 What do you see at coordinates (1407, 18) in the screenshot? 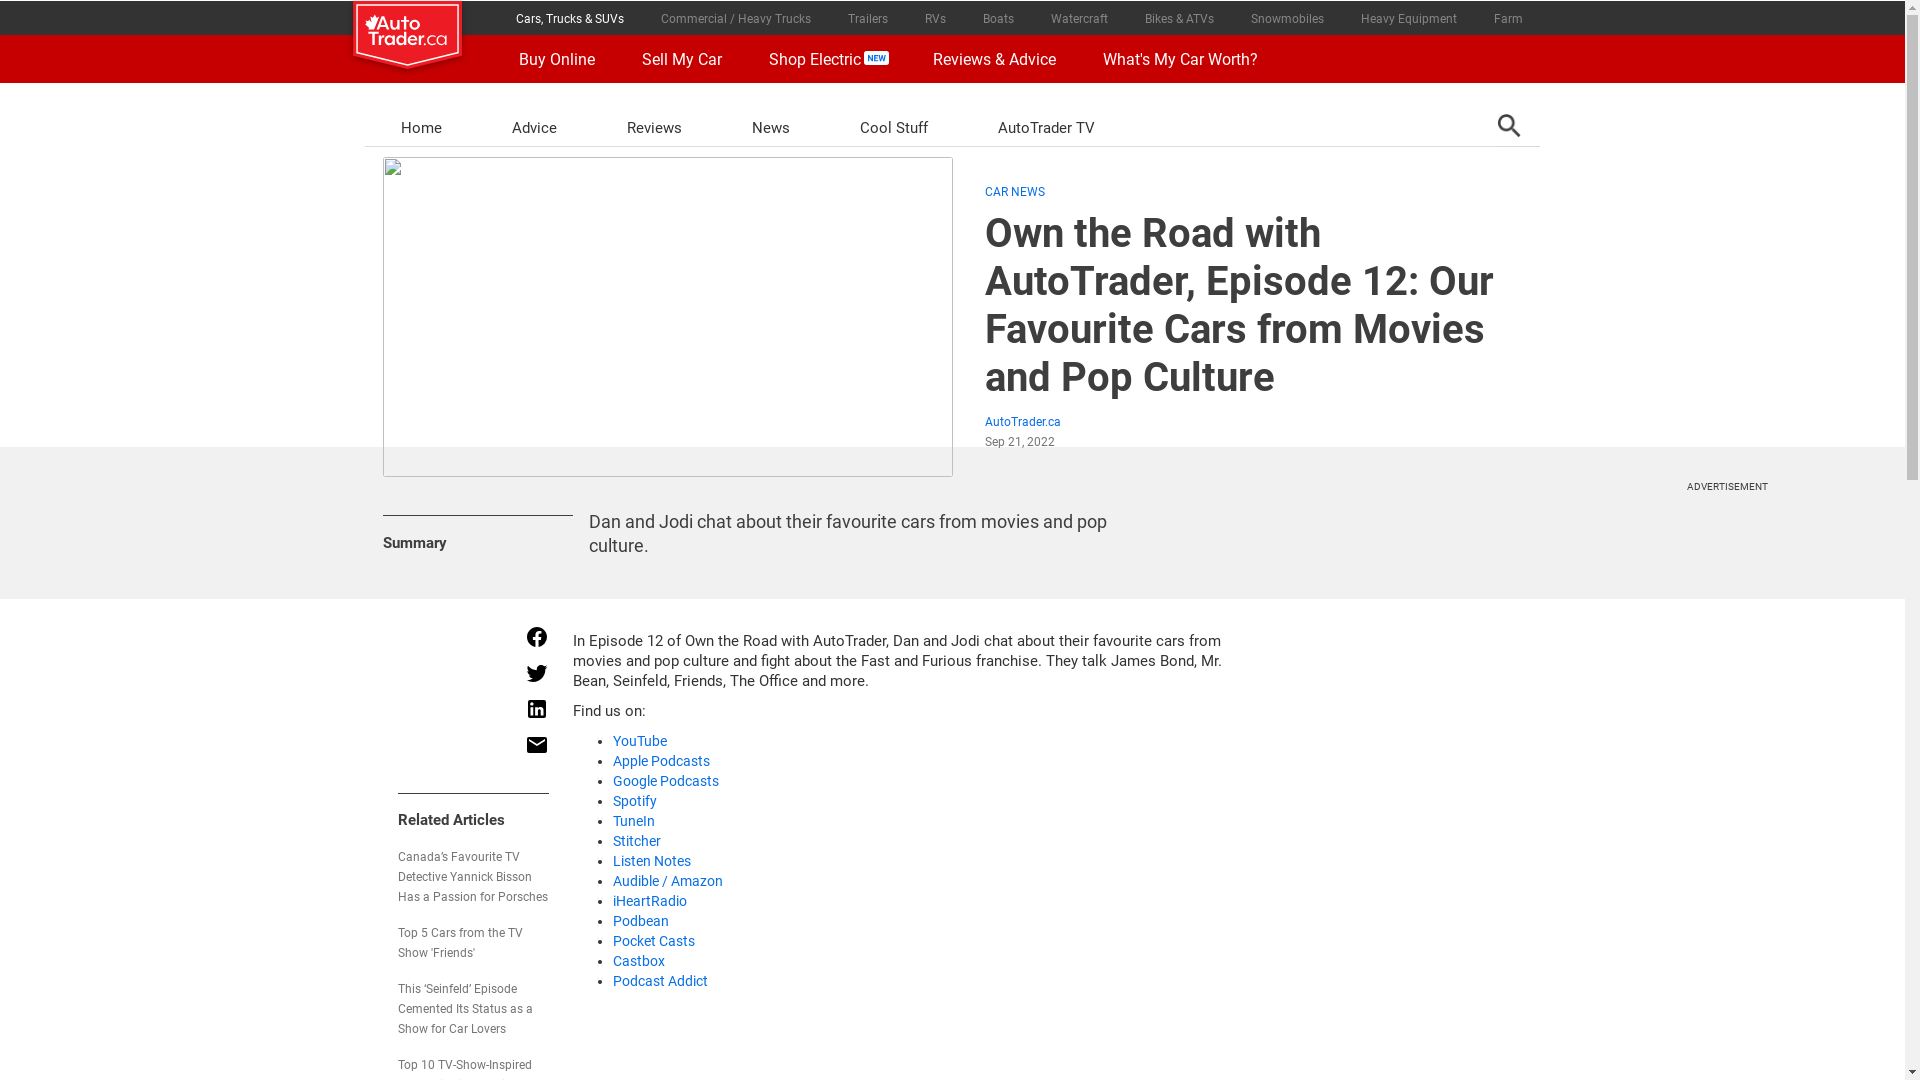
I see `'Heavy Equipment'` at bounding box center [1407, 18].